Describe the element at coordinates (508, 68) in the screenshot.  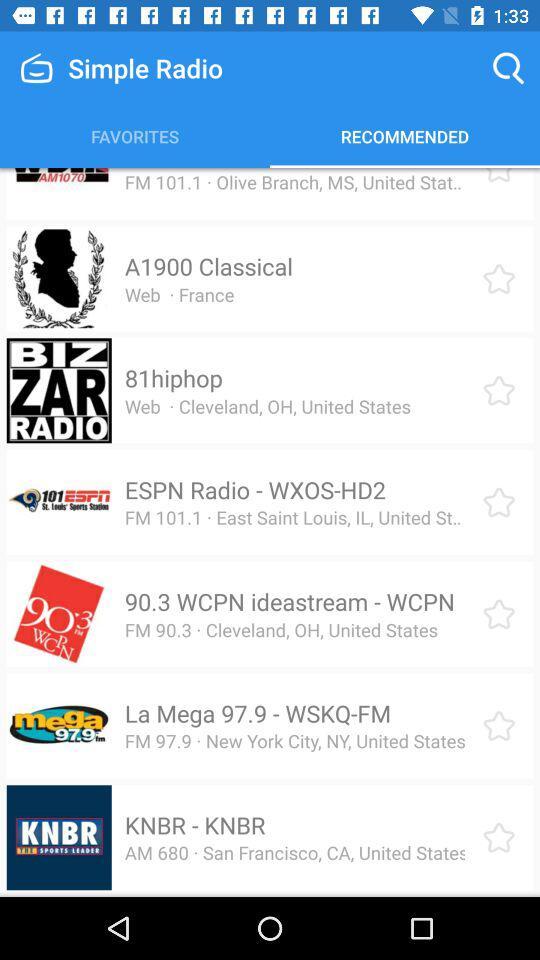
I see `the icon above the recommended` at that location.